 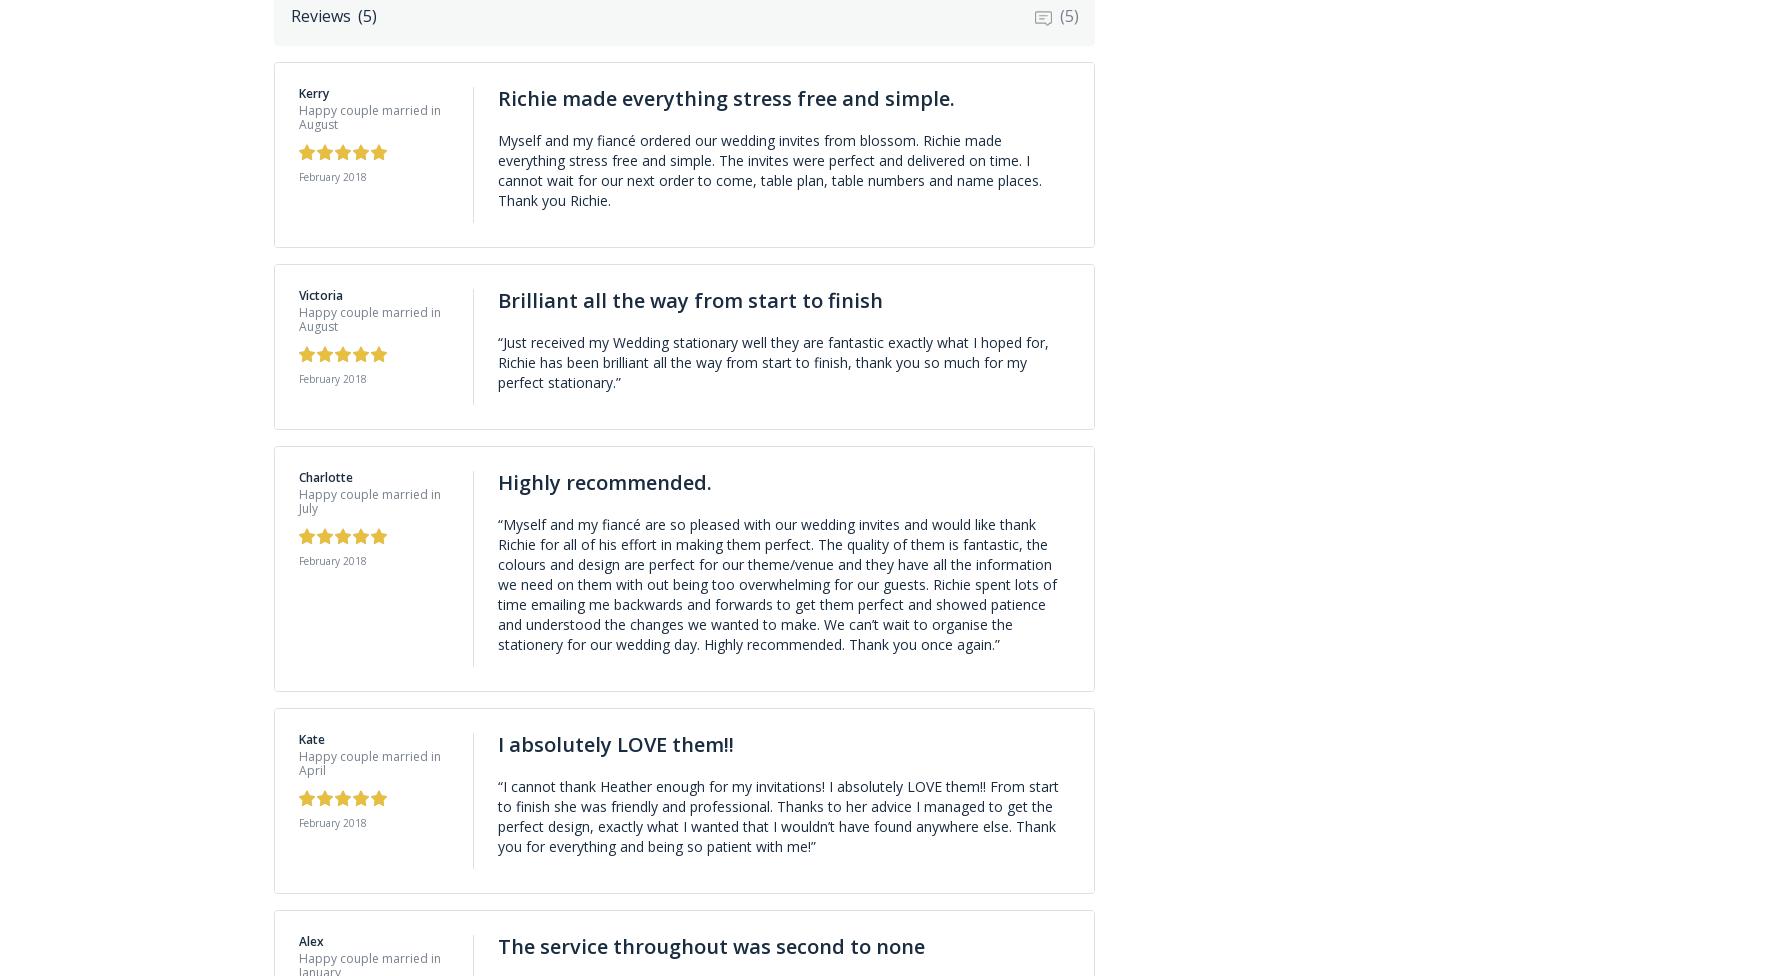 What do you see at coordinates (496, 583) in the screenshot?
I see `'“Myself and my fiancé are so pleased with our wedding invites and would like thank Richie for all of his effort in making them perfect. The quality of them is fantastic, the colours and design are perfect for our theme/venue and they have all the information we need on them with out being too overwhelming for our guests. Richie spent lots of time emailing me backwards and forwards to get them perfect and showed patience and understood the changes we wanted to make. We can’t wait to organise the stationery for our wedding day. Highly recommended. Thank you once again.”'` at bounding box center [496, 583].